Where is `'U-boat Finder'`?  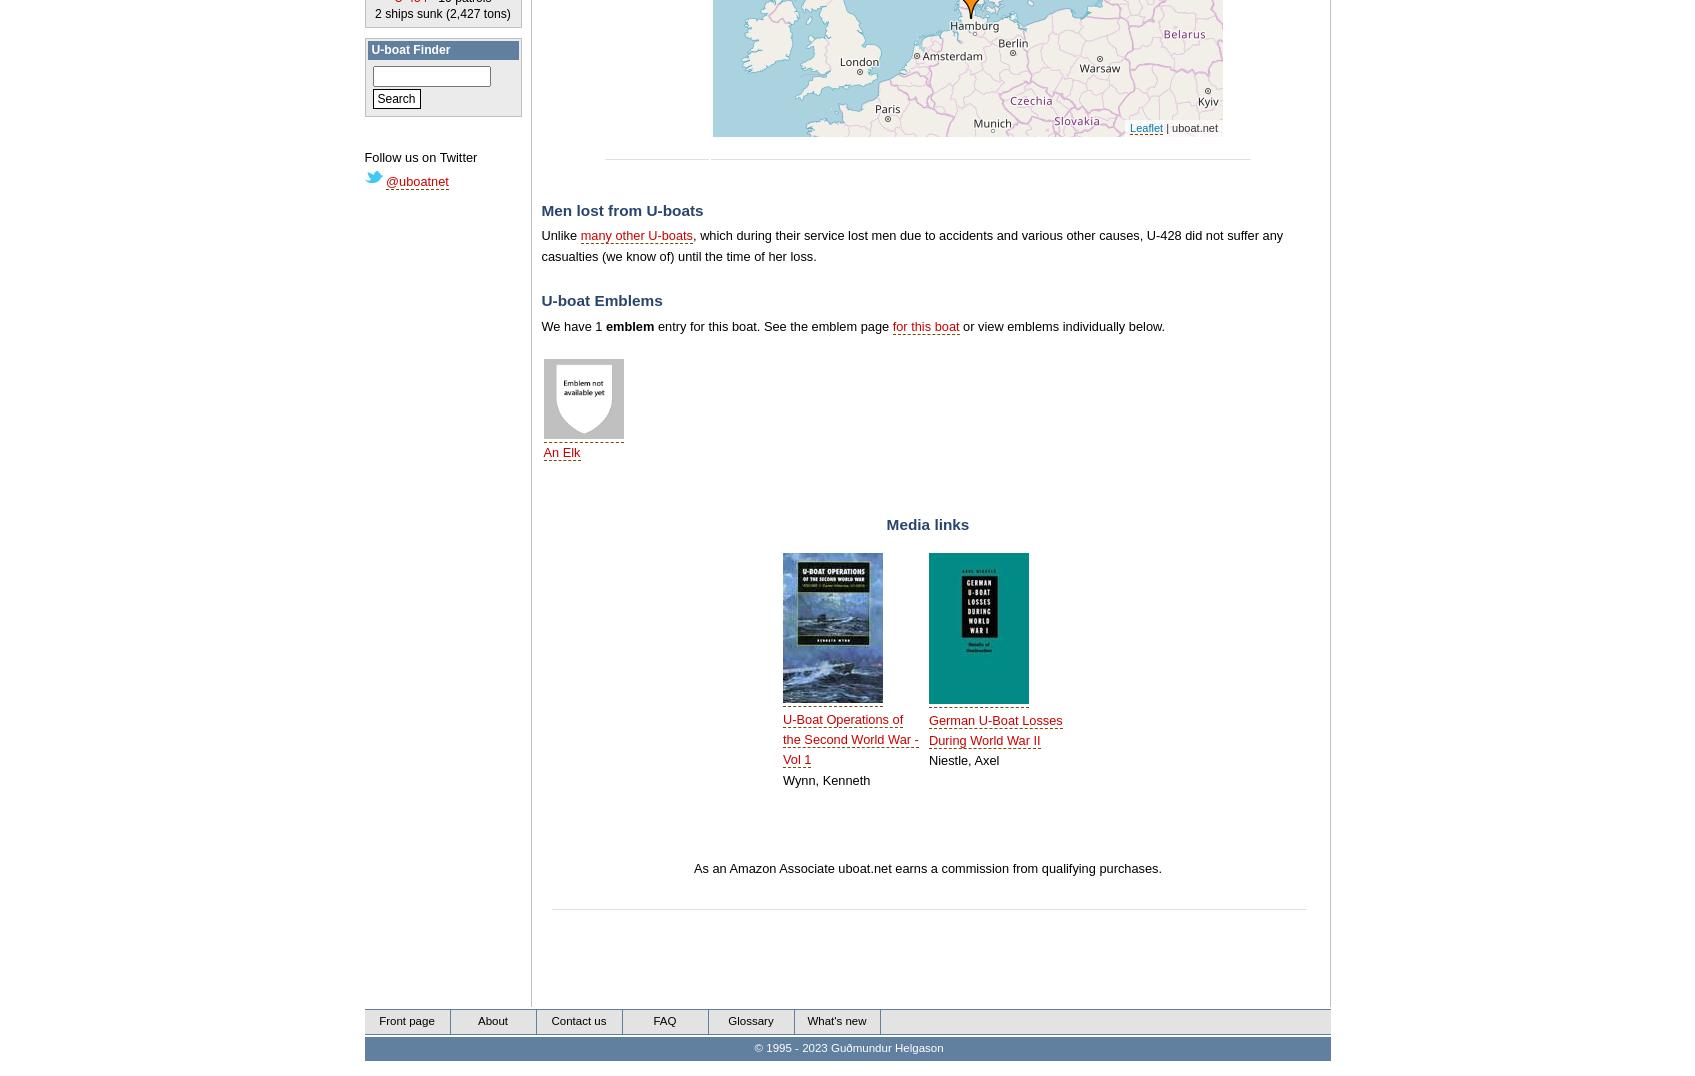 'U-boat Finder' is located at coordinates (410, 50).